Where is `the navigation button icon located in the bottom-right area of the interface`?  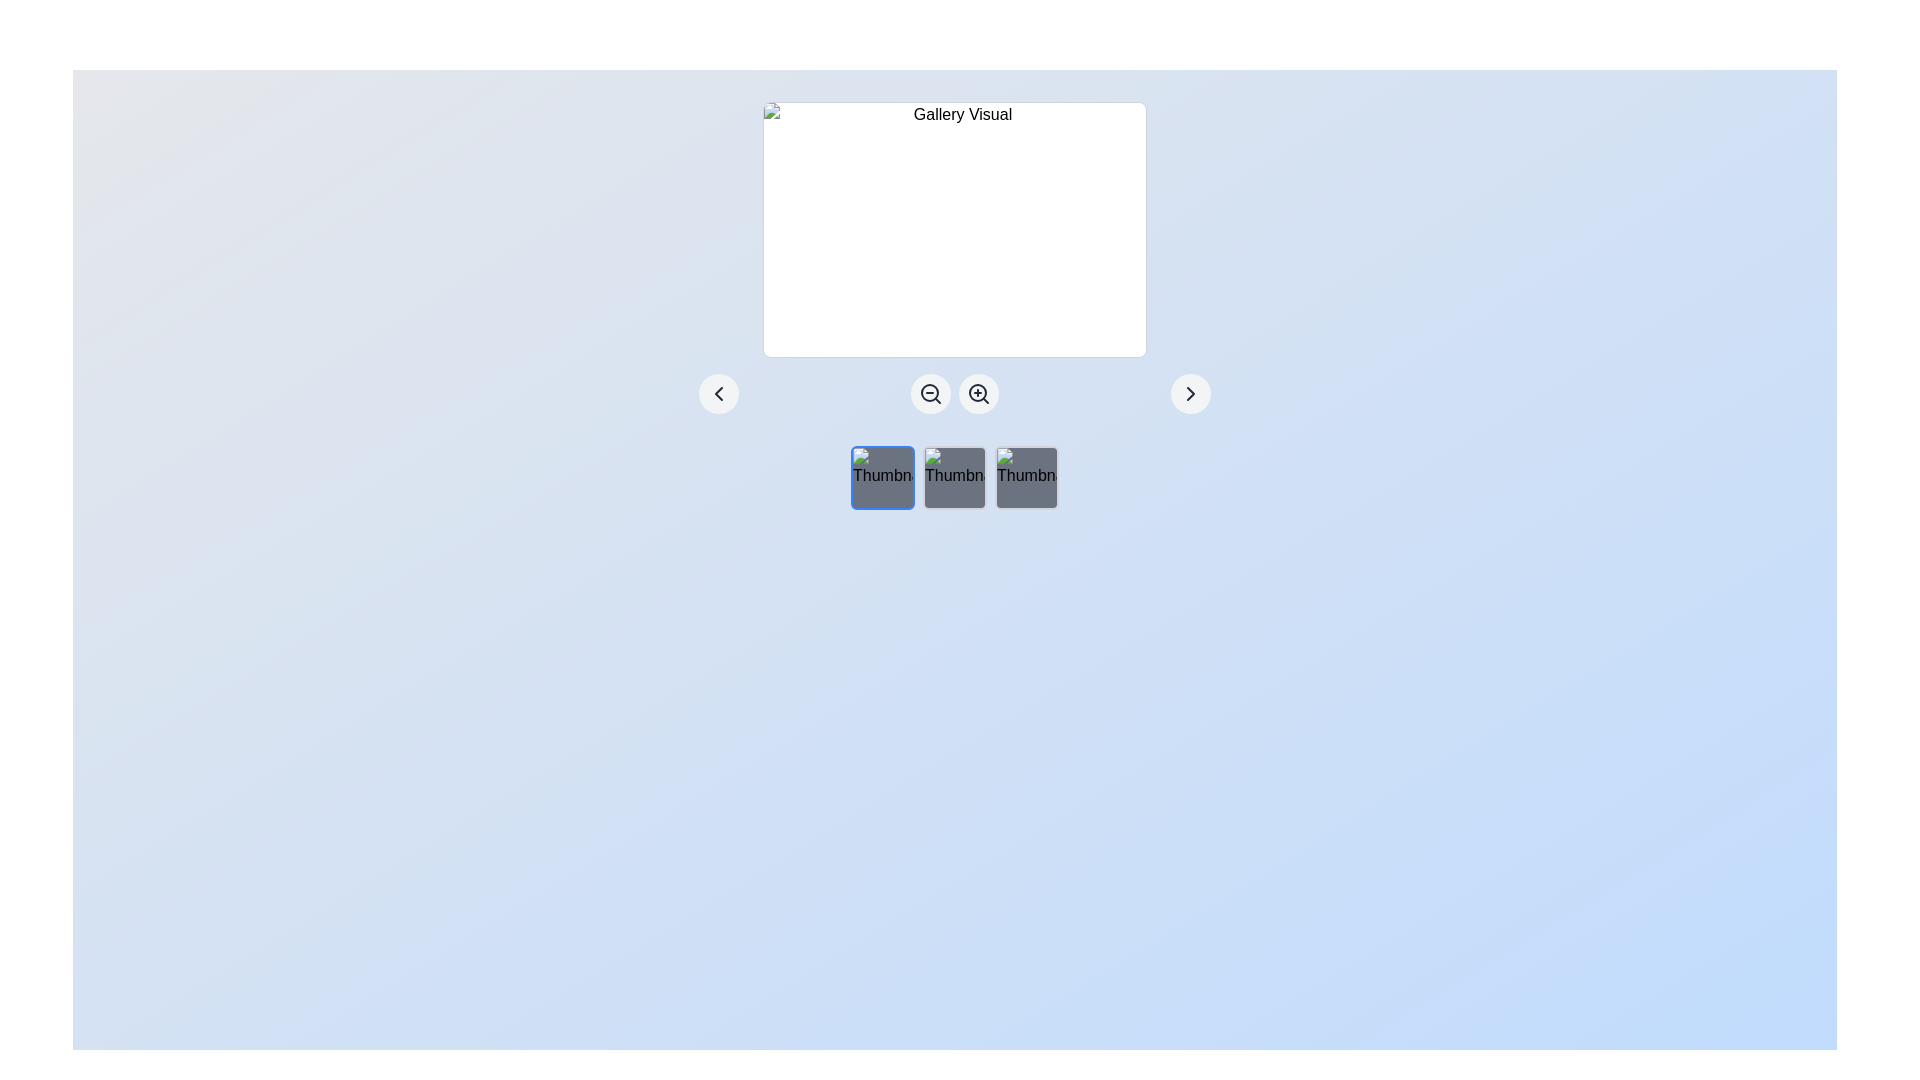
the navigation button icon located in the bottom-right area of the interface is located at coordinates (1190, 393).